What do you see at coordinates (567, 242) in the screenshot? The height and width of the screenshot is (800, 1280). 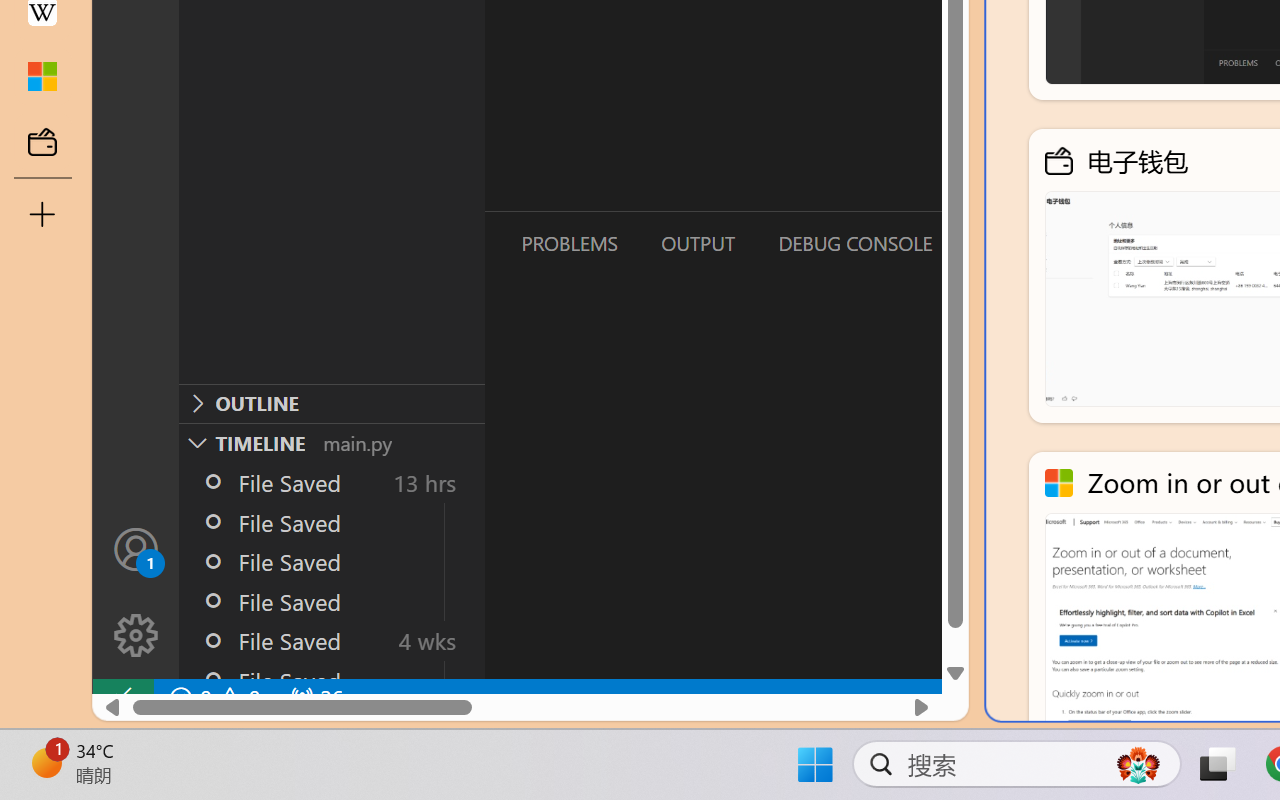 I see `'Problems (Ctrl+Shift+M)'` at bounding box center [567, 242].